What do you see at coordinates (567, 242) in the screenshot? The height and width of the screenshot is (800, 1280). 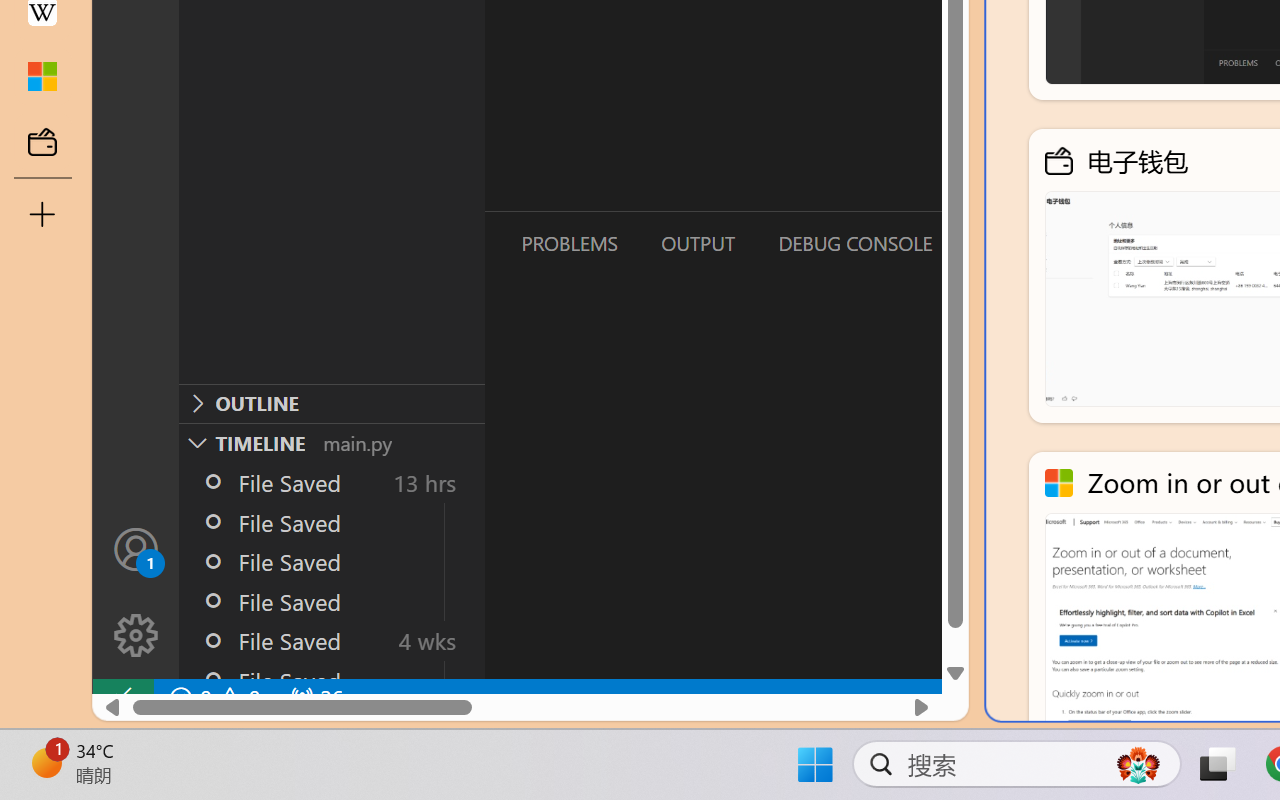 I see `'Problems (Ctrl+Shift+M)'` at bounding box center [567, 242].